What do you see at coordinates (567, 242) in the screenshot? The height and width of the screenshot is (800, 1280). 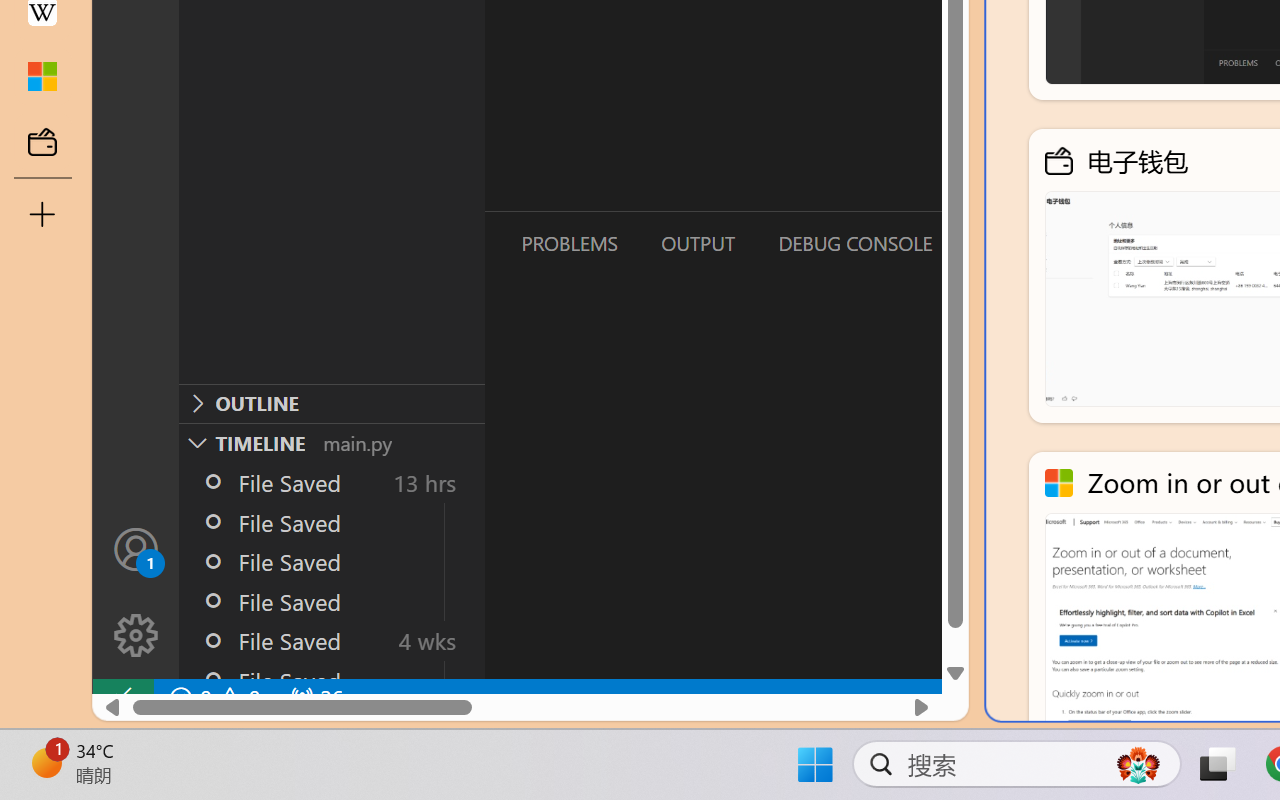 I see `'Problems (Ctrl+Shift+M)'` at bounding box center [567, 242].